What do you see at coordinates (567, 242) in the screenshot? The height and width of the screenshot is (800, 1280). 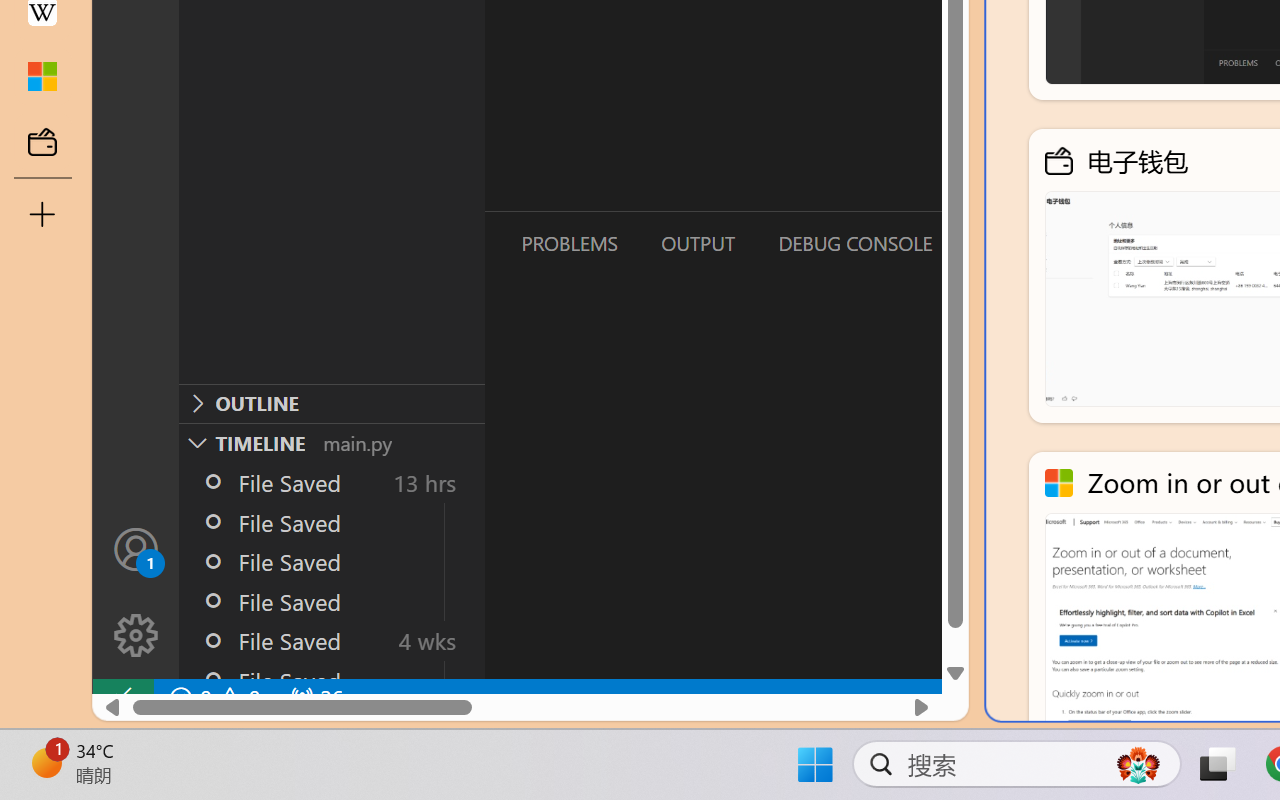 I see `'Problems (Ctrl+Shift+M)'` at bounding box center [567, 242].